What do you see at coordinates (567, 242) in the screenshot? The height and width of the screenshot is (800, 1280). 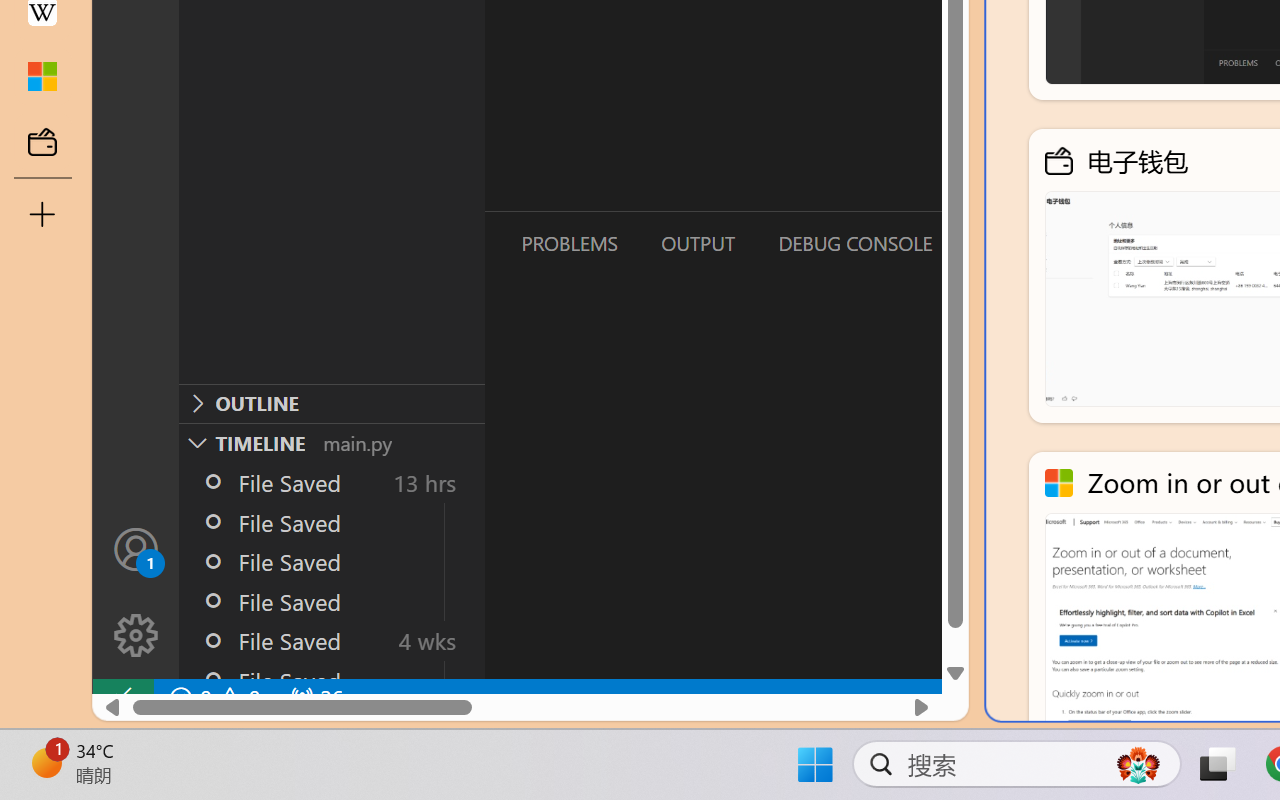 I see `'Problems (Ctrl+Shift+M)'` at bounding box center [567, 242].